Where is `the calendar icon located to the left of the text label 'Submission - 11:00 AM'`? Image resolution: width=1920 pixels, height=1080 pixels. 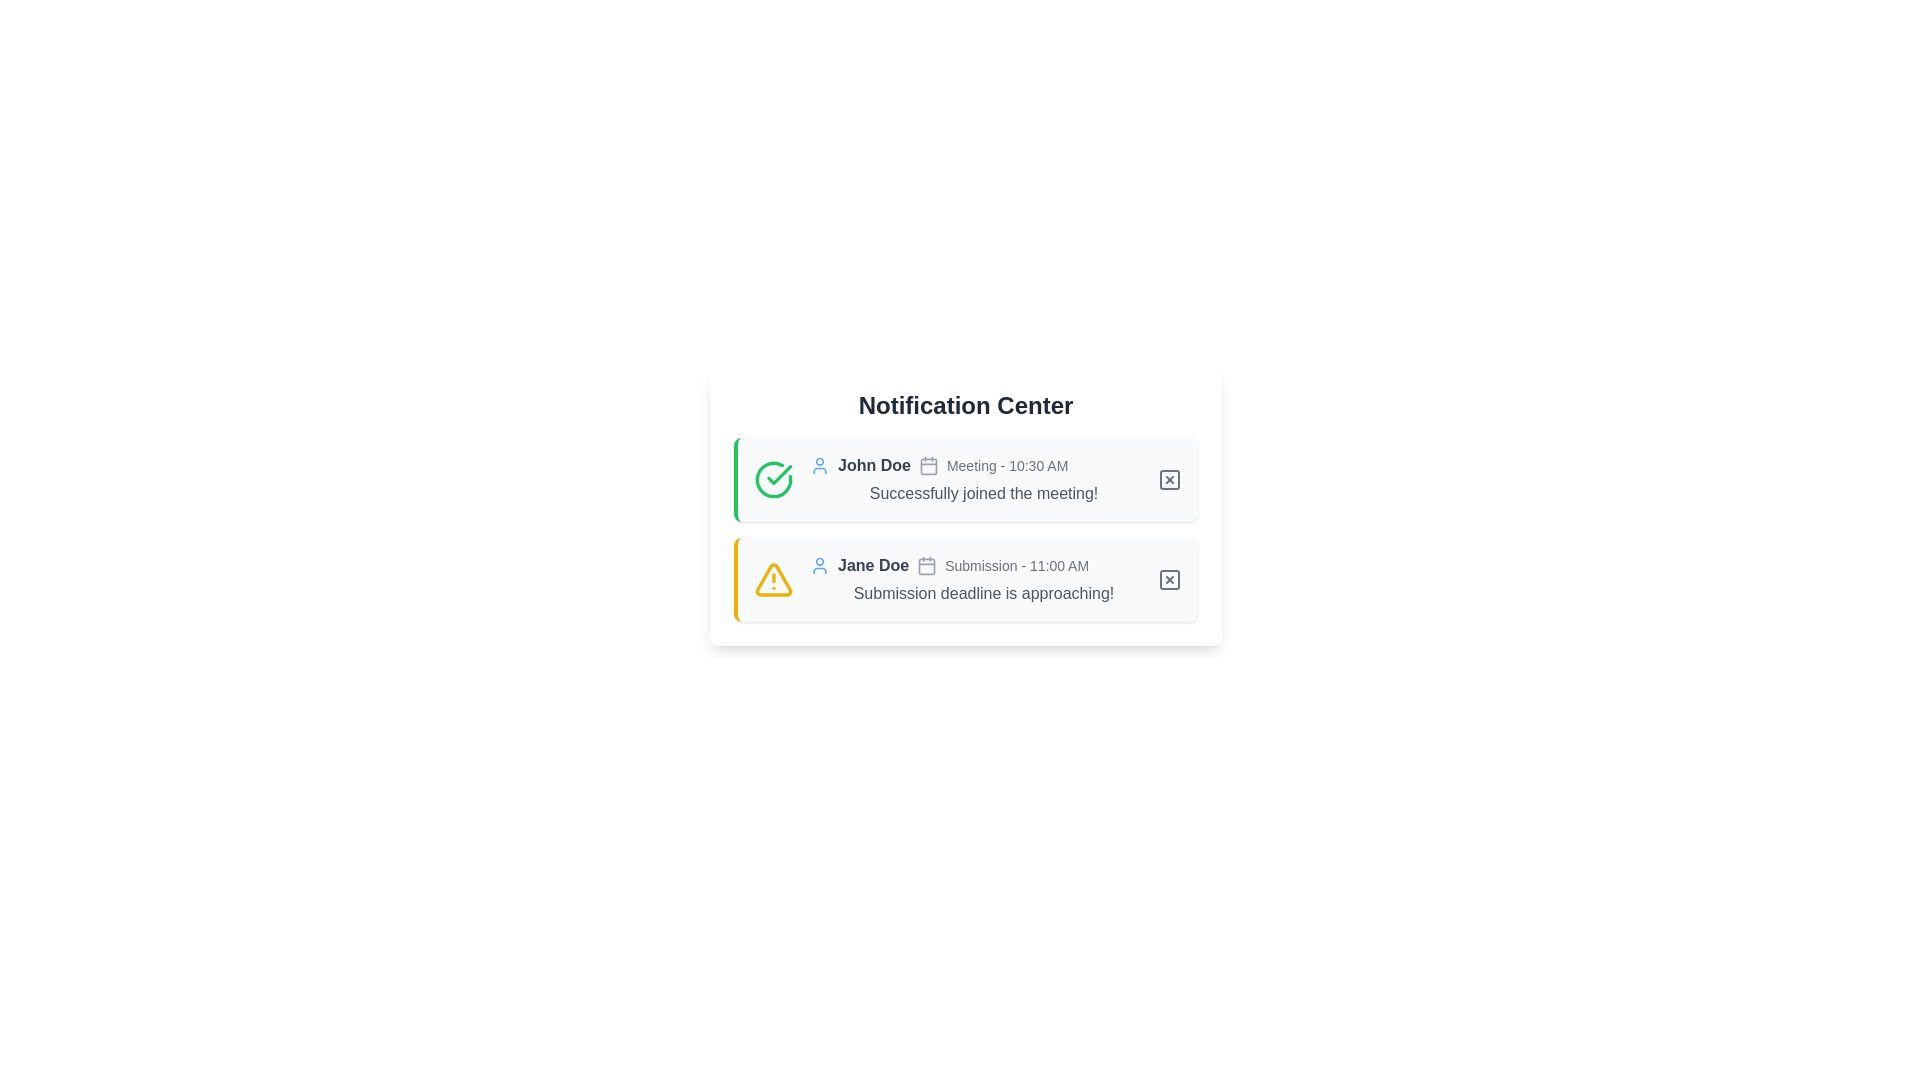
the calendar icon located to the left of the text label 'Submission - 11:00 AM' is located at coordinates (925, 566).